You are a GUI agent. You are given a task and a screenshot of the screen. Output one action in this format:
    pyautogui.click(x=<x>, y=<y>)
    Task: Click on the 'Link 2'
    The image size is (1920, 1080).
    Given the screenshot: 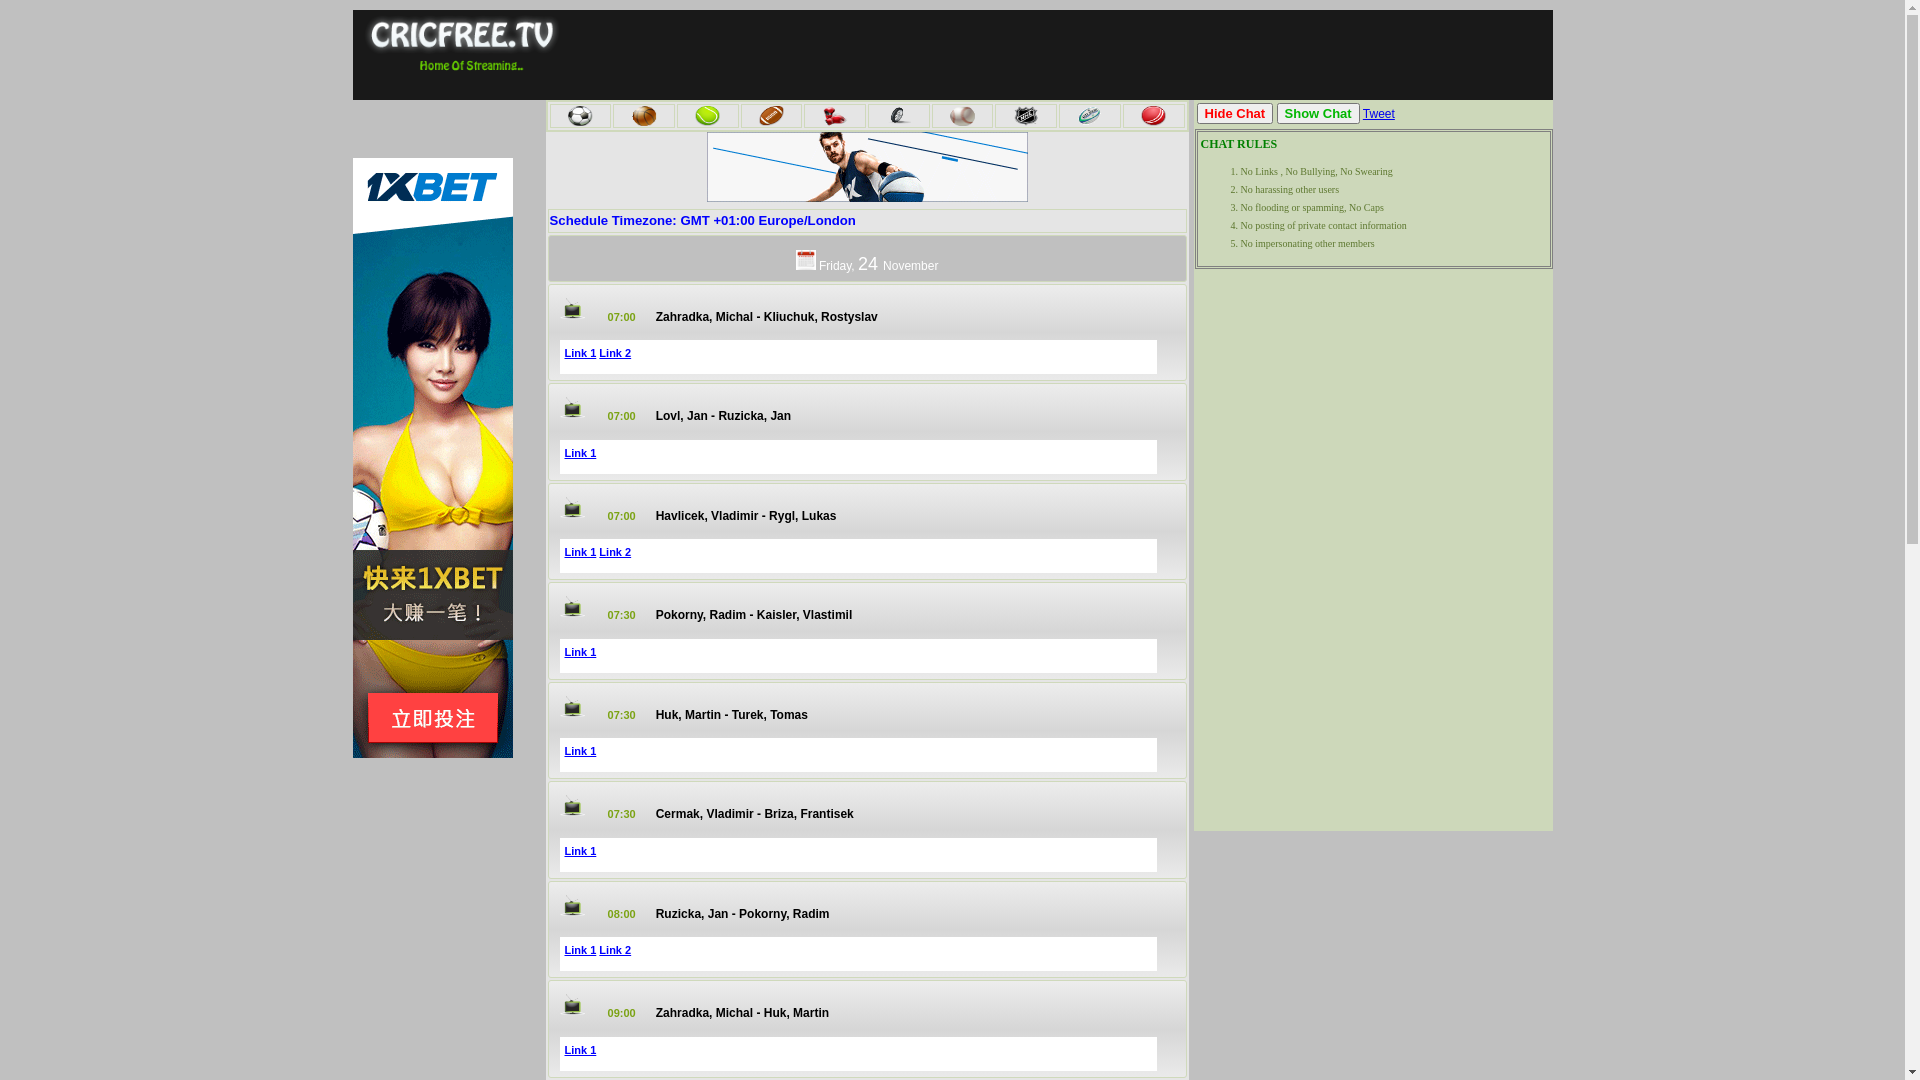 What is the action you would take?
    pyautogui.click(x=613, y=352)
    